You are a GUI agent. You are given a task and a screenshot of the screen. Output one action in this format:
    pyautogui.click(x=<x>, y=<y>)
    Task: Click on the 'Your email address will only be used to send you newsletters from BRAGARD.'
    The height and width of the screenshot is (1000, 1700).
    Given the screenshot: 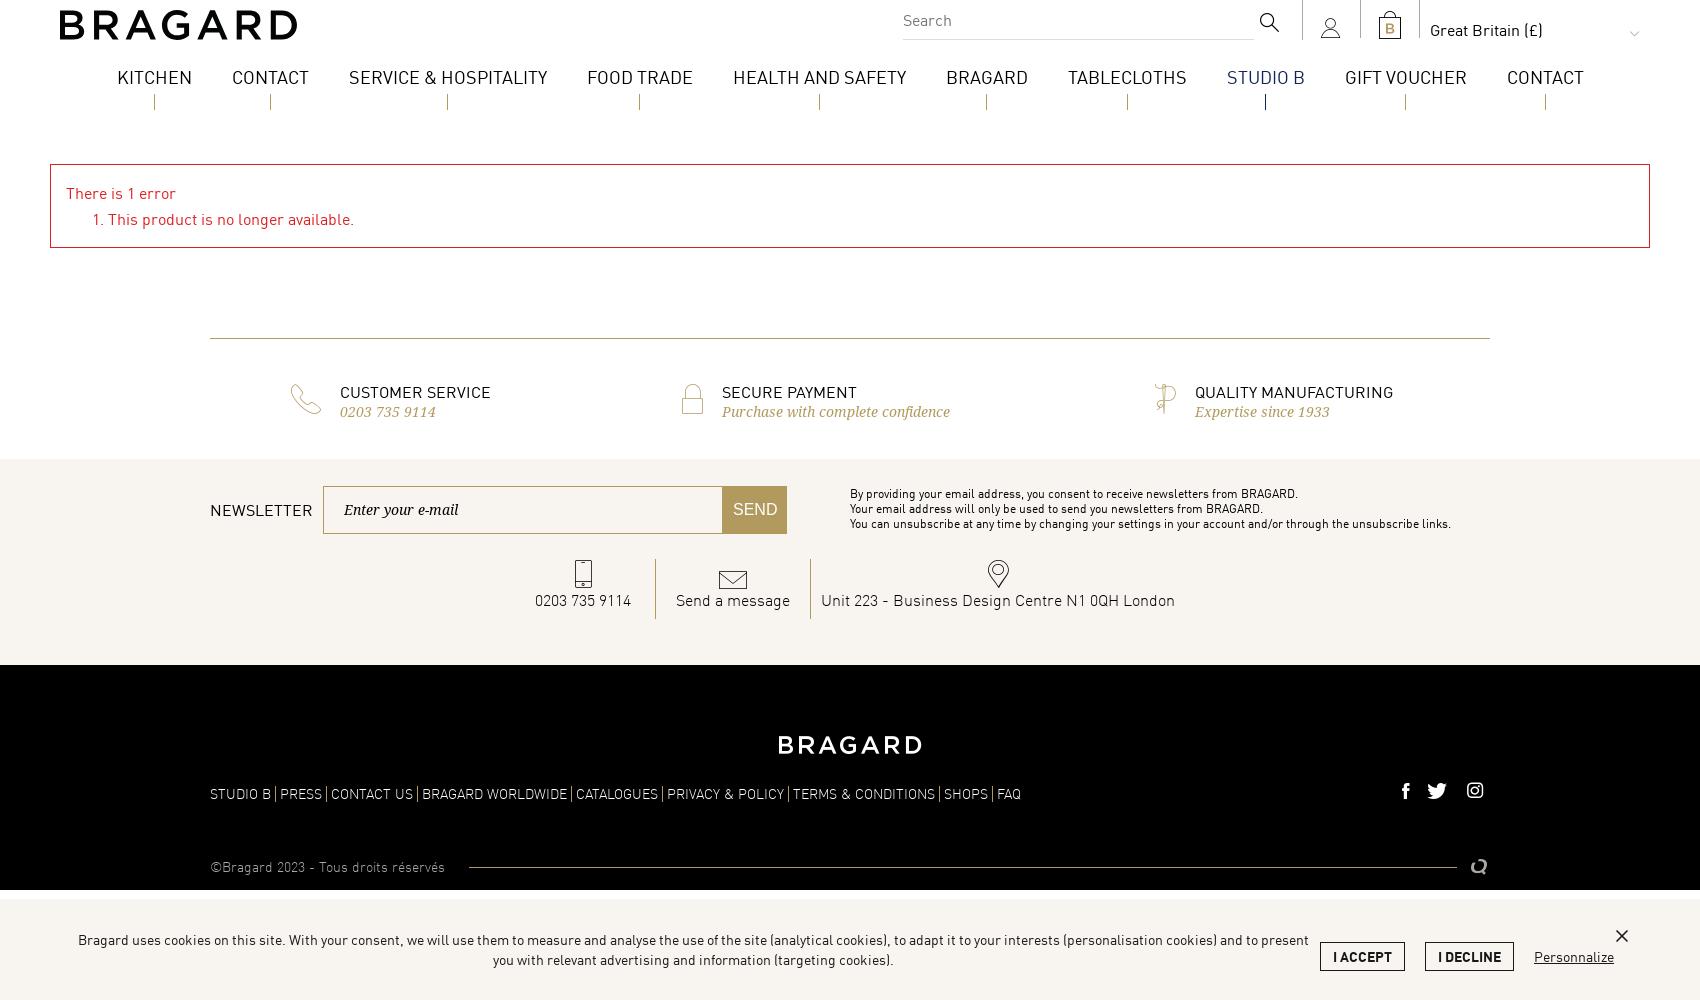 What is the action you would take?
    pyautogui.click(x=1055, y=508)
    